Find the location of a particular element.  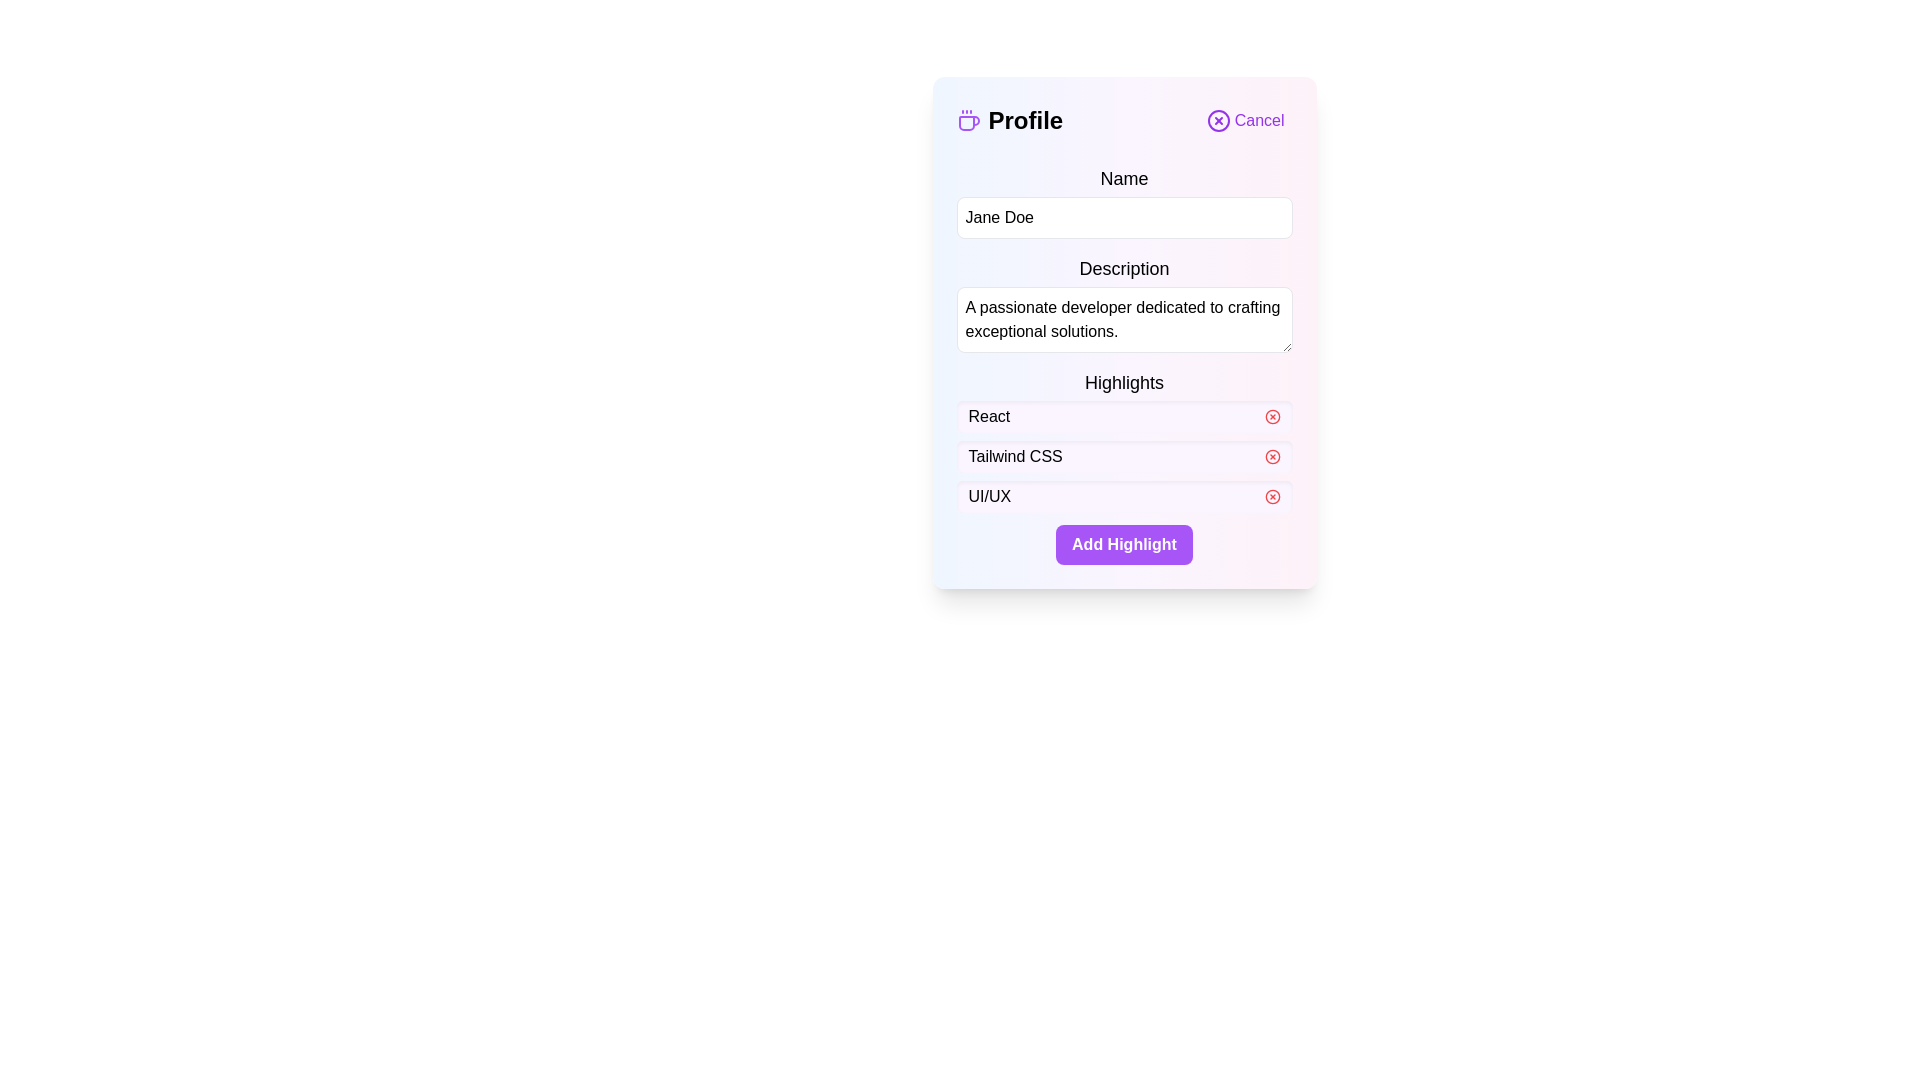

text from the 'Highlights' text label, which is prominently displayed above the list of tags in the user interface is located at coordinates (1124, 382).